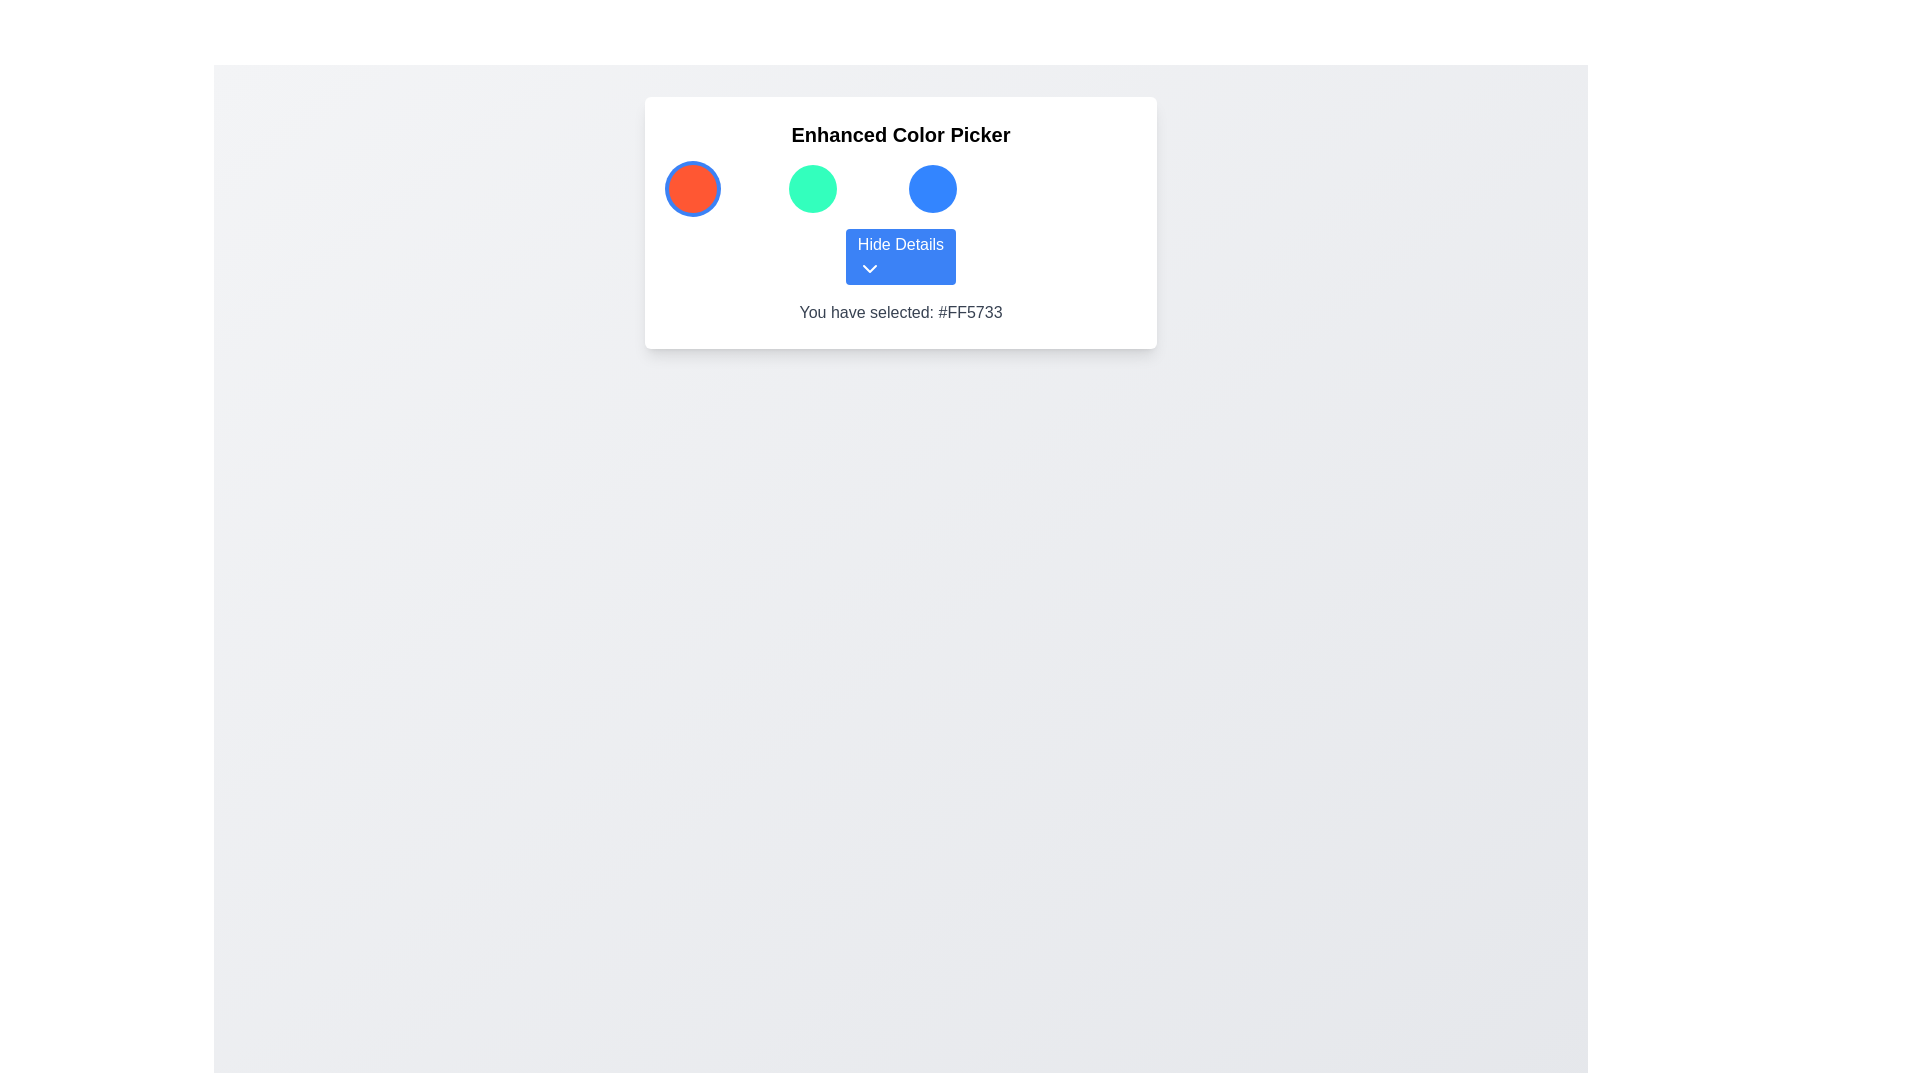 The height and width of the screenshot is (1080, 1920). Describe the element at coordinates (869, 268) in the screenshot. I see `the Chevron Icon located at the bottom center of the 'Hide Details' button` at that location.